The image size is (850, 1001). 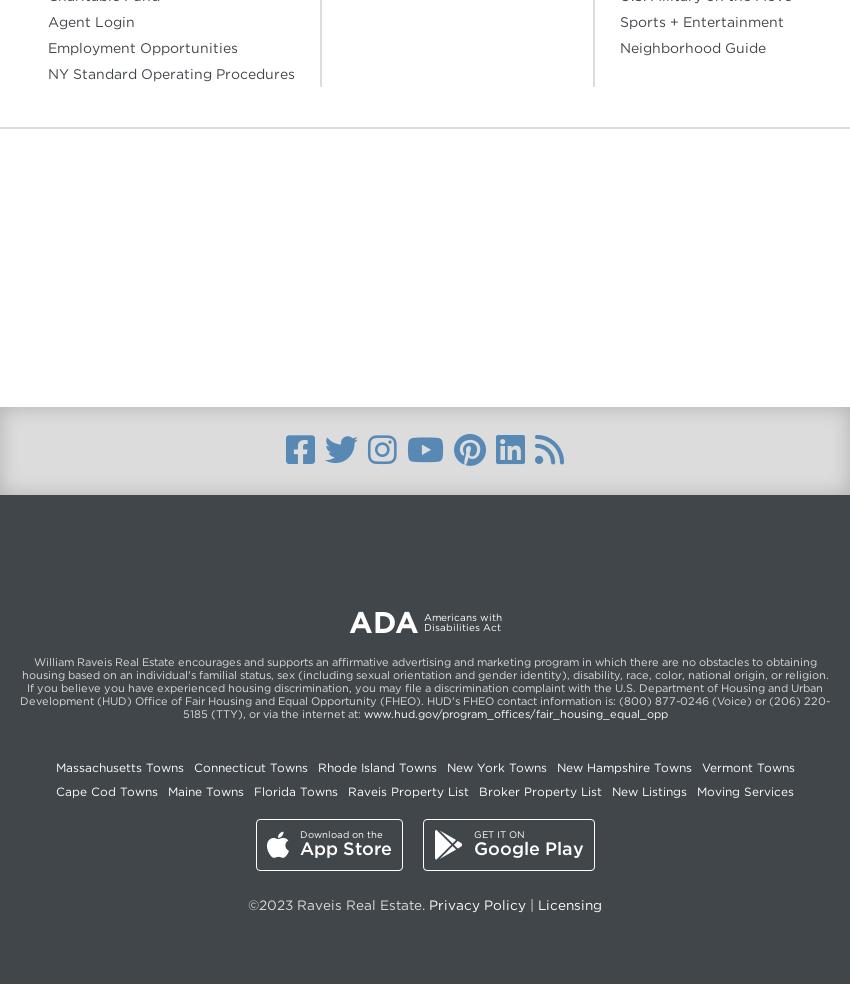 What do you see at coordinates (48, 48) in the screenshot?
I see `'Employment Opportunities'` at bounding box center [48, 48].